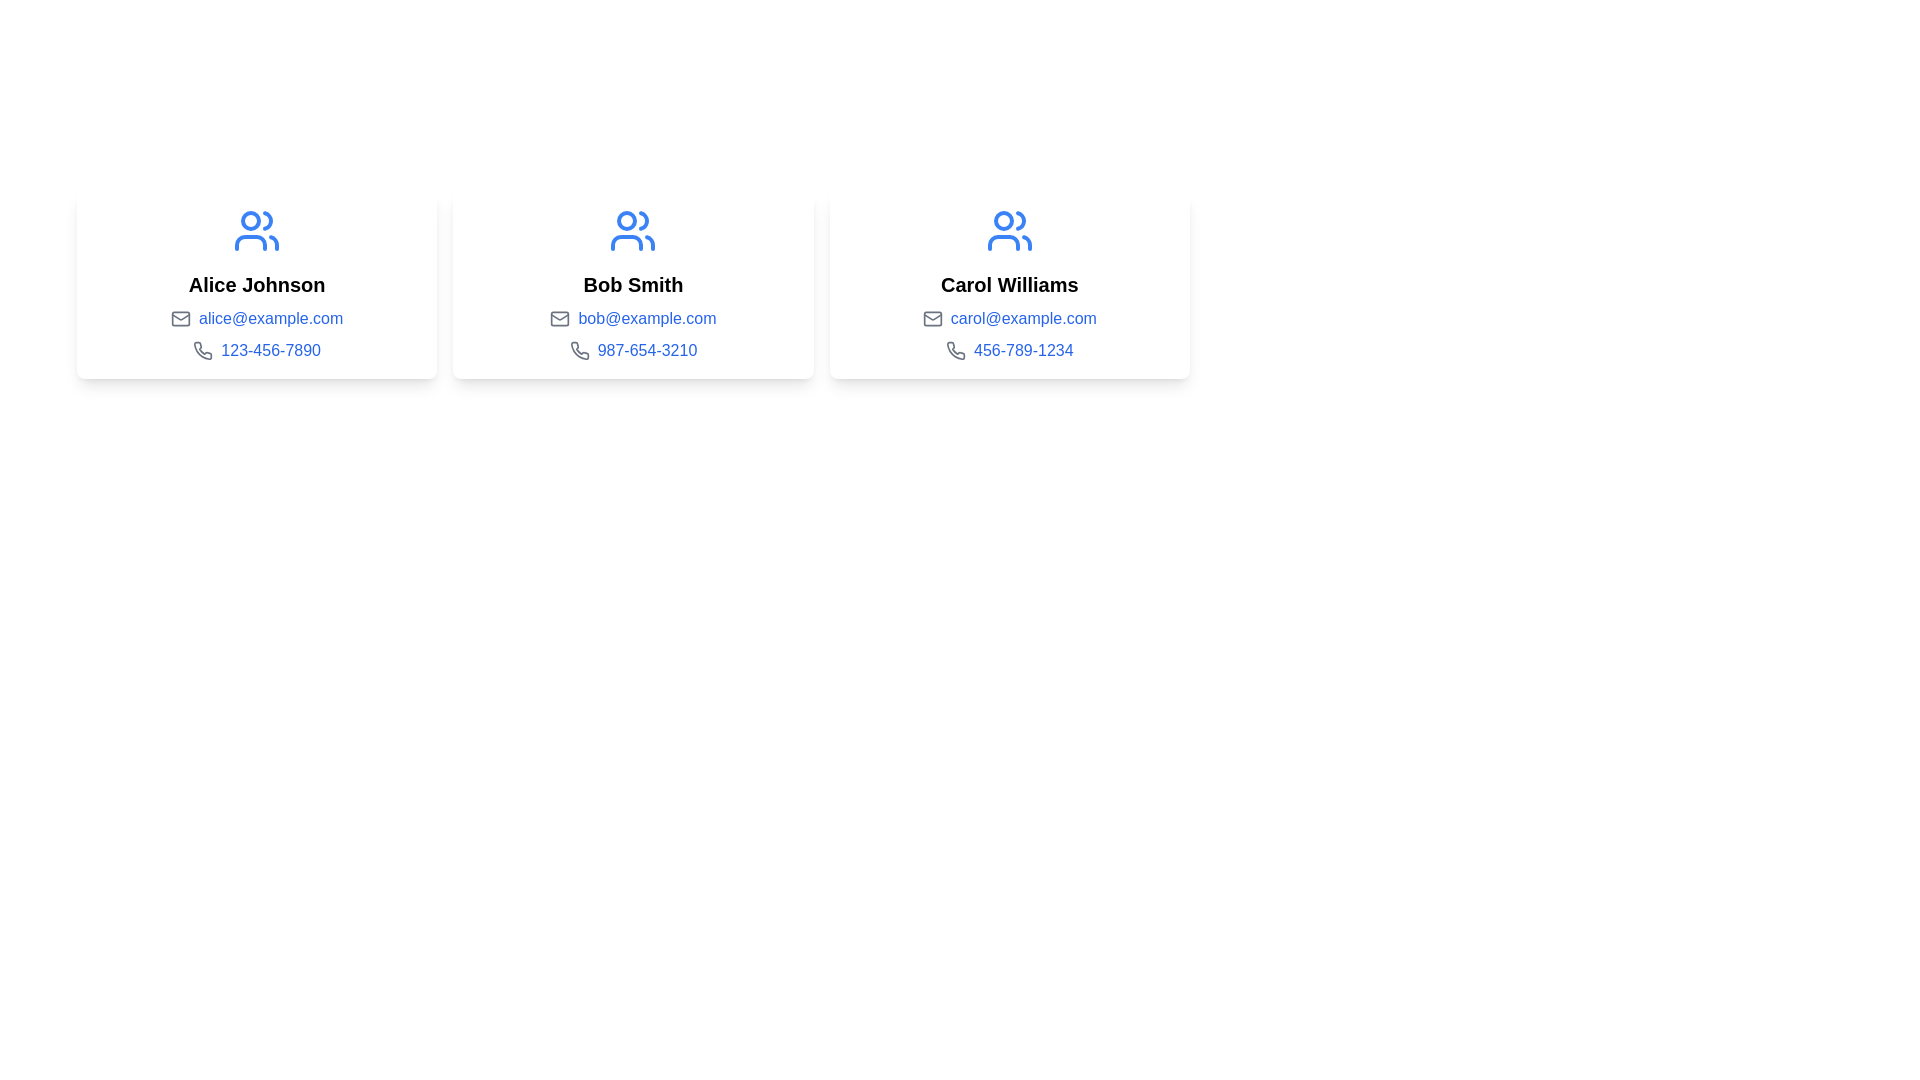 The image size is (1920, 1080). What do you see at coordinates (1008, 350) in the screenshot?
I see `the clickable text link for 'Carol Williams' to initiate a phone call` at bounding box center [1008, 350].